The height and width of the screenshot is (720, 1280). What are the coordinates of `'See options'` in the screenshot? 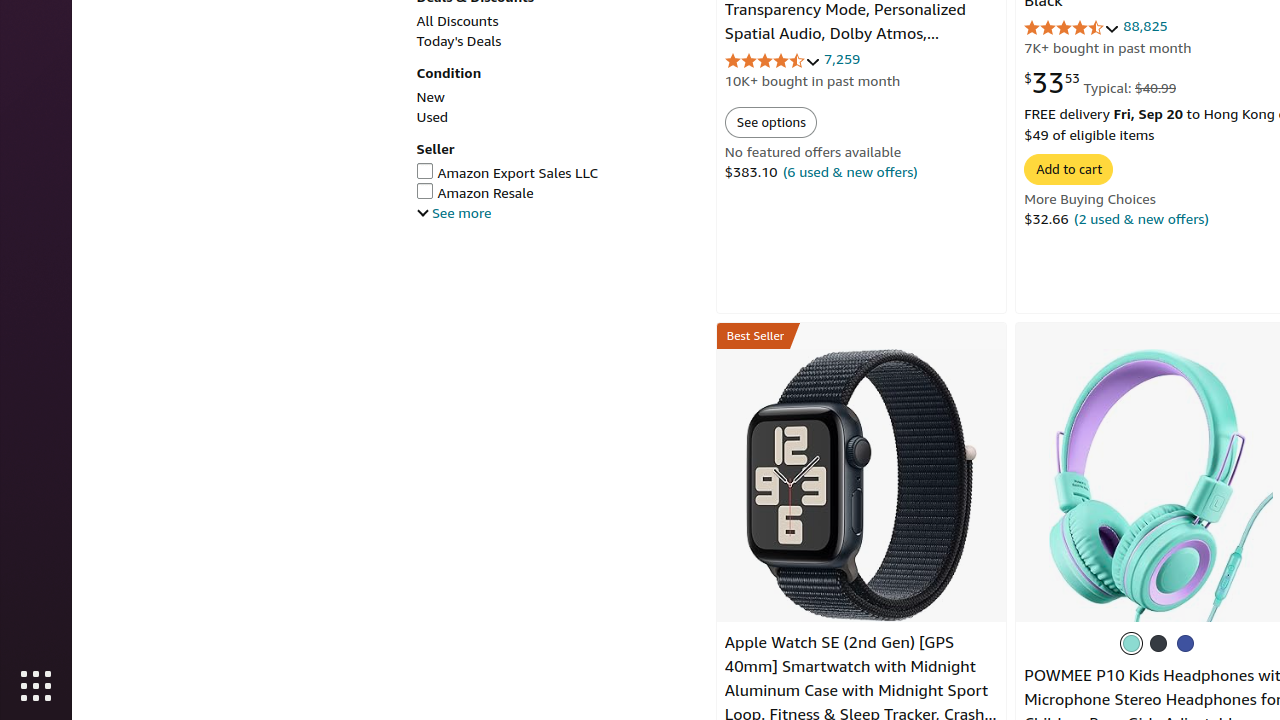 It's located at (769, 121).